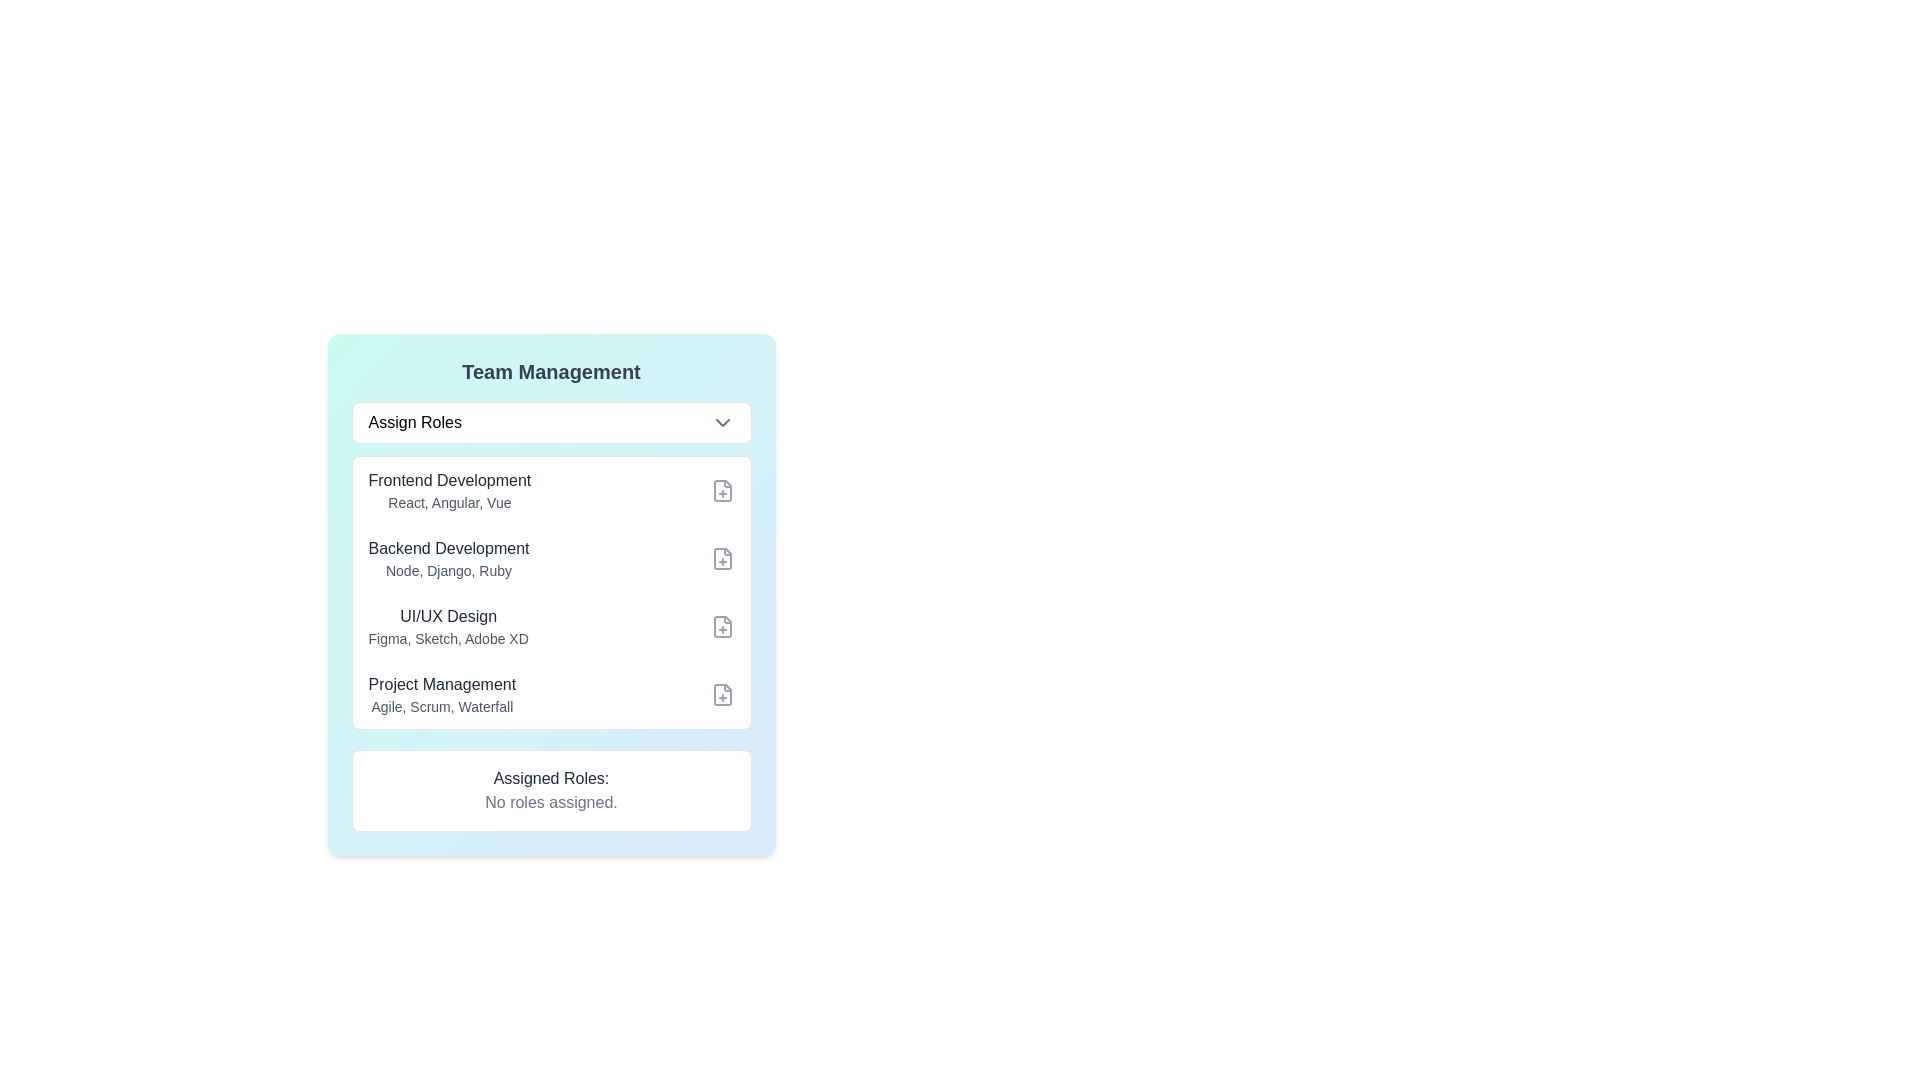  I want to click on the text label titled 'UI/UX Design' which is the third item in the vertically stacked list under the 'Team Management' box, positioned between 'Backend Development' and 'Project Management', so click(447, 626).